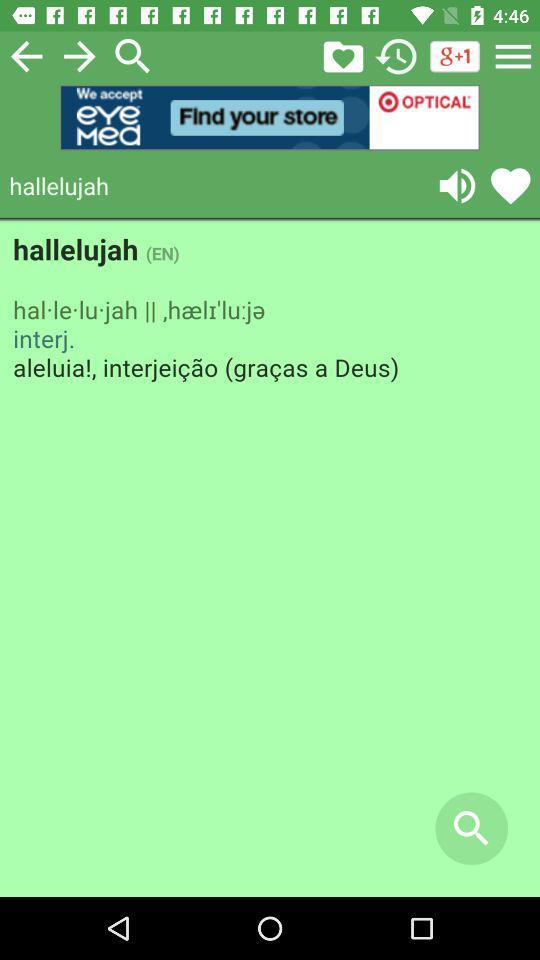  I want to click on go next, so click(78, 55).